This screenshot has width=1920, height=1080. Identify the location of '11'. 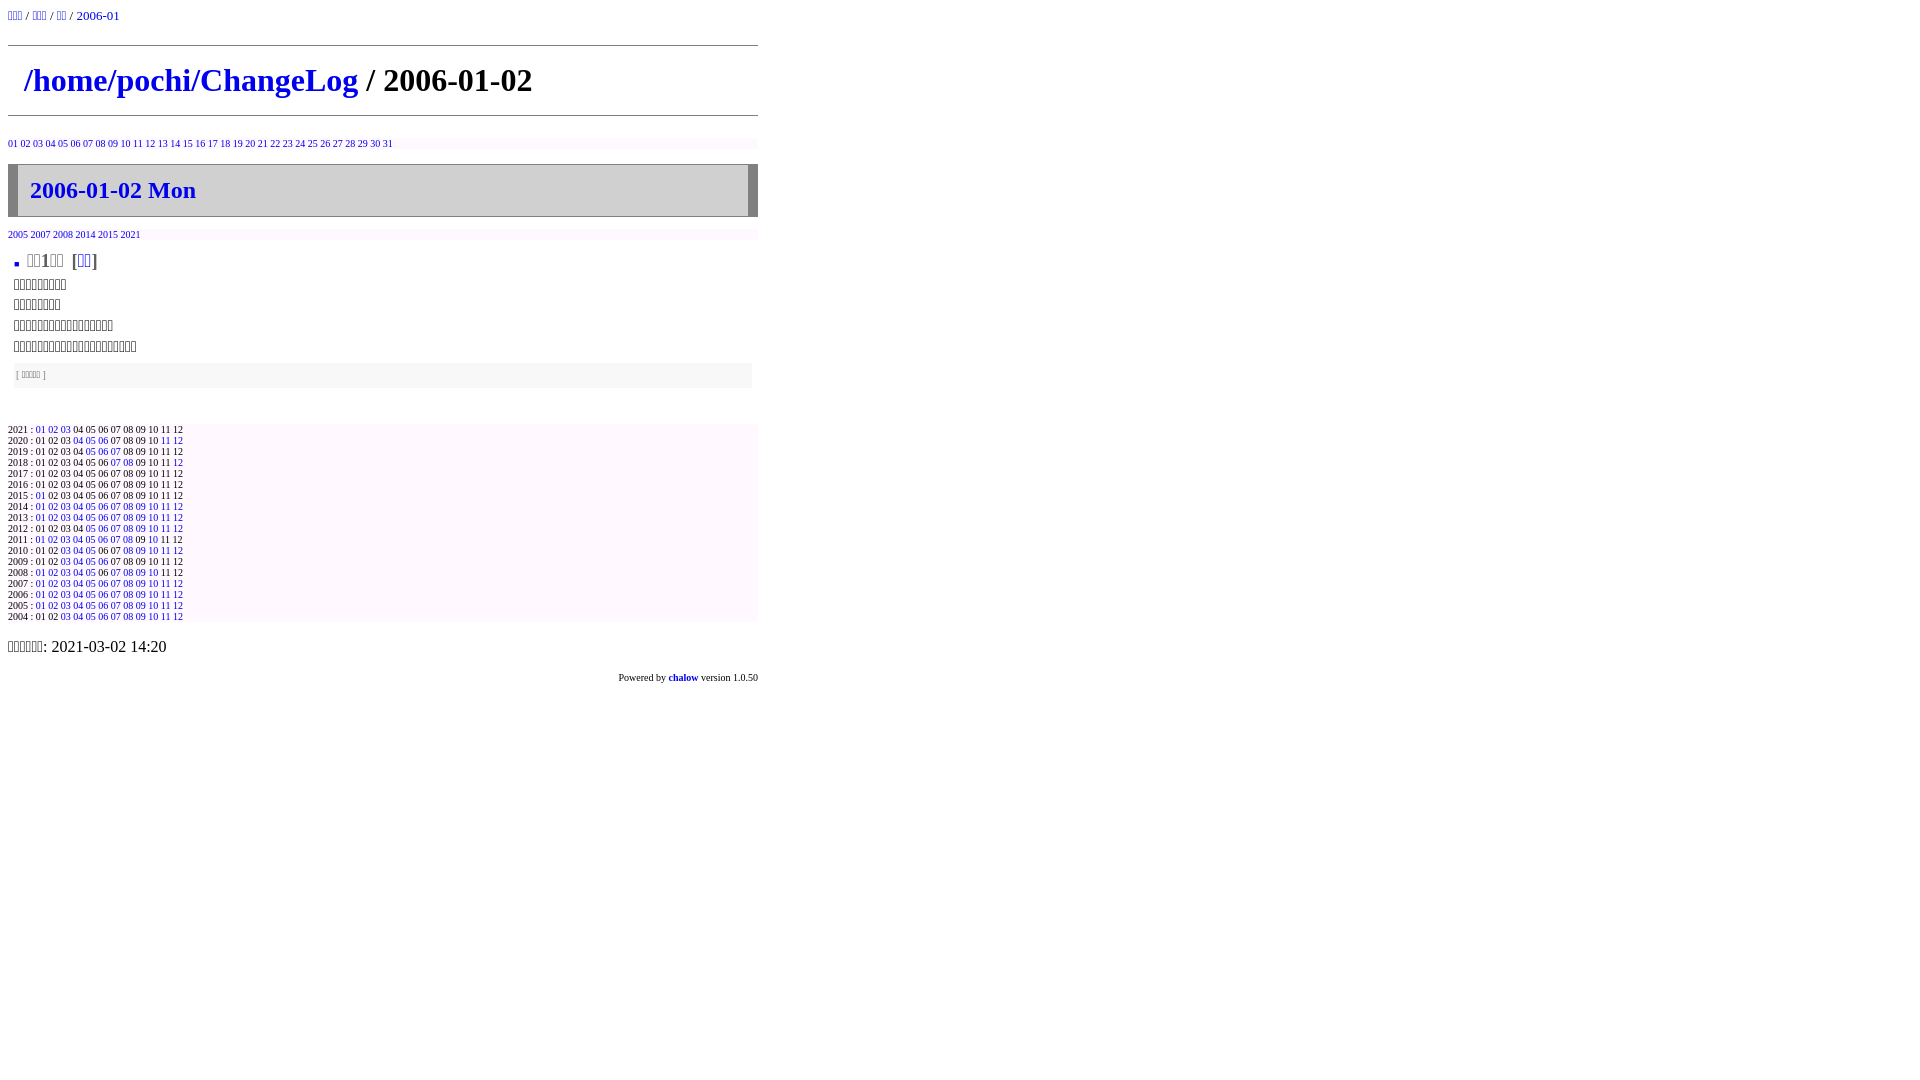
(166, 516).